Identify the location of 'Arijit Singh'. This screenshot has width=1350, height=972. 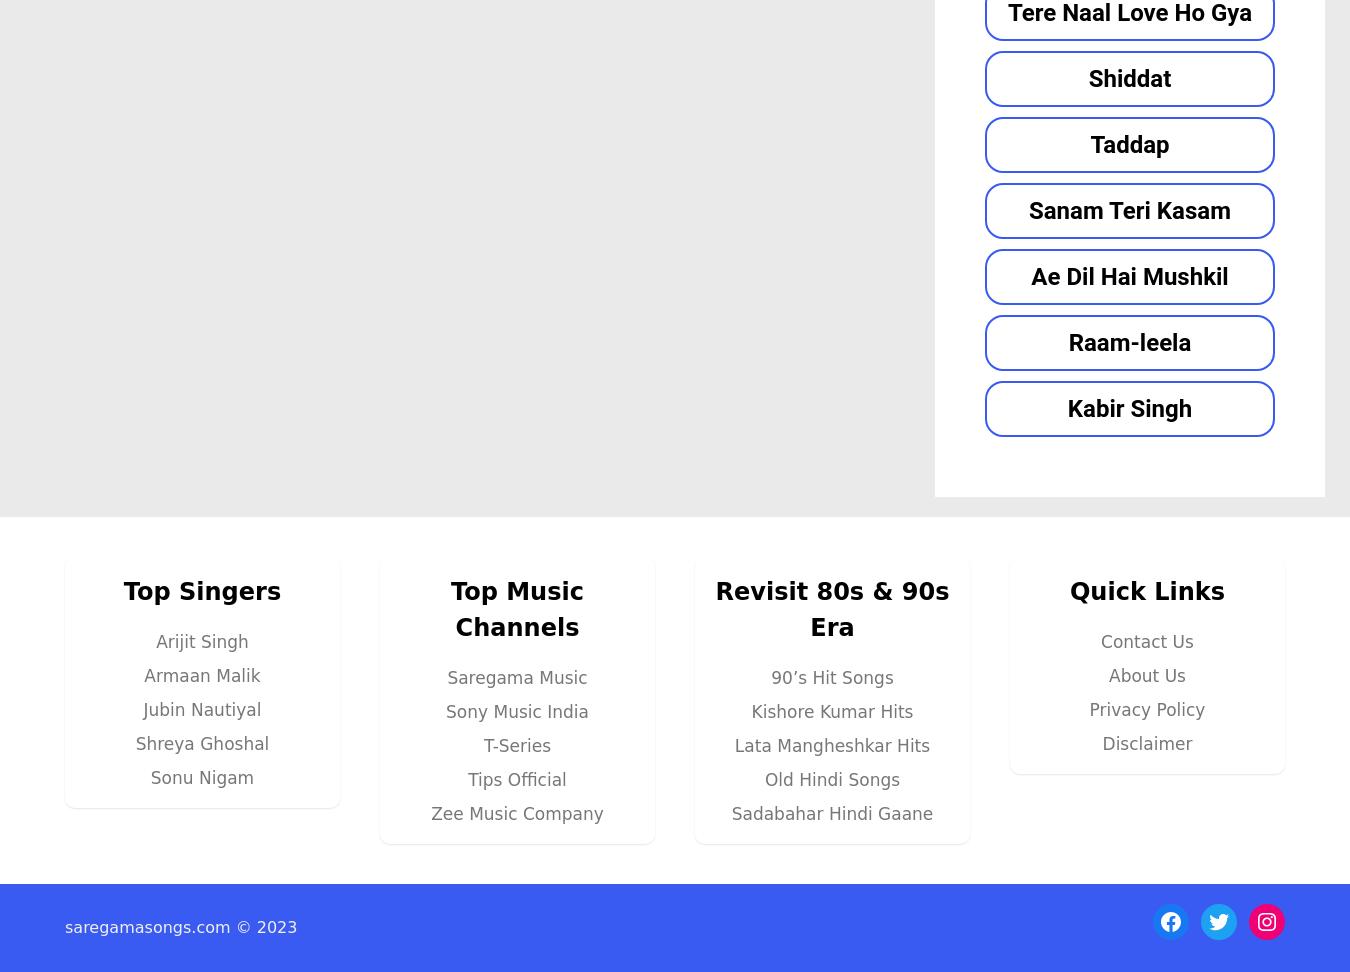
(201, 641).